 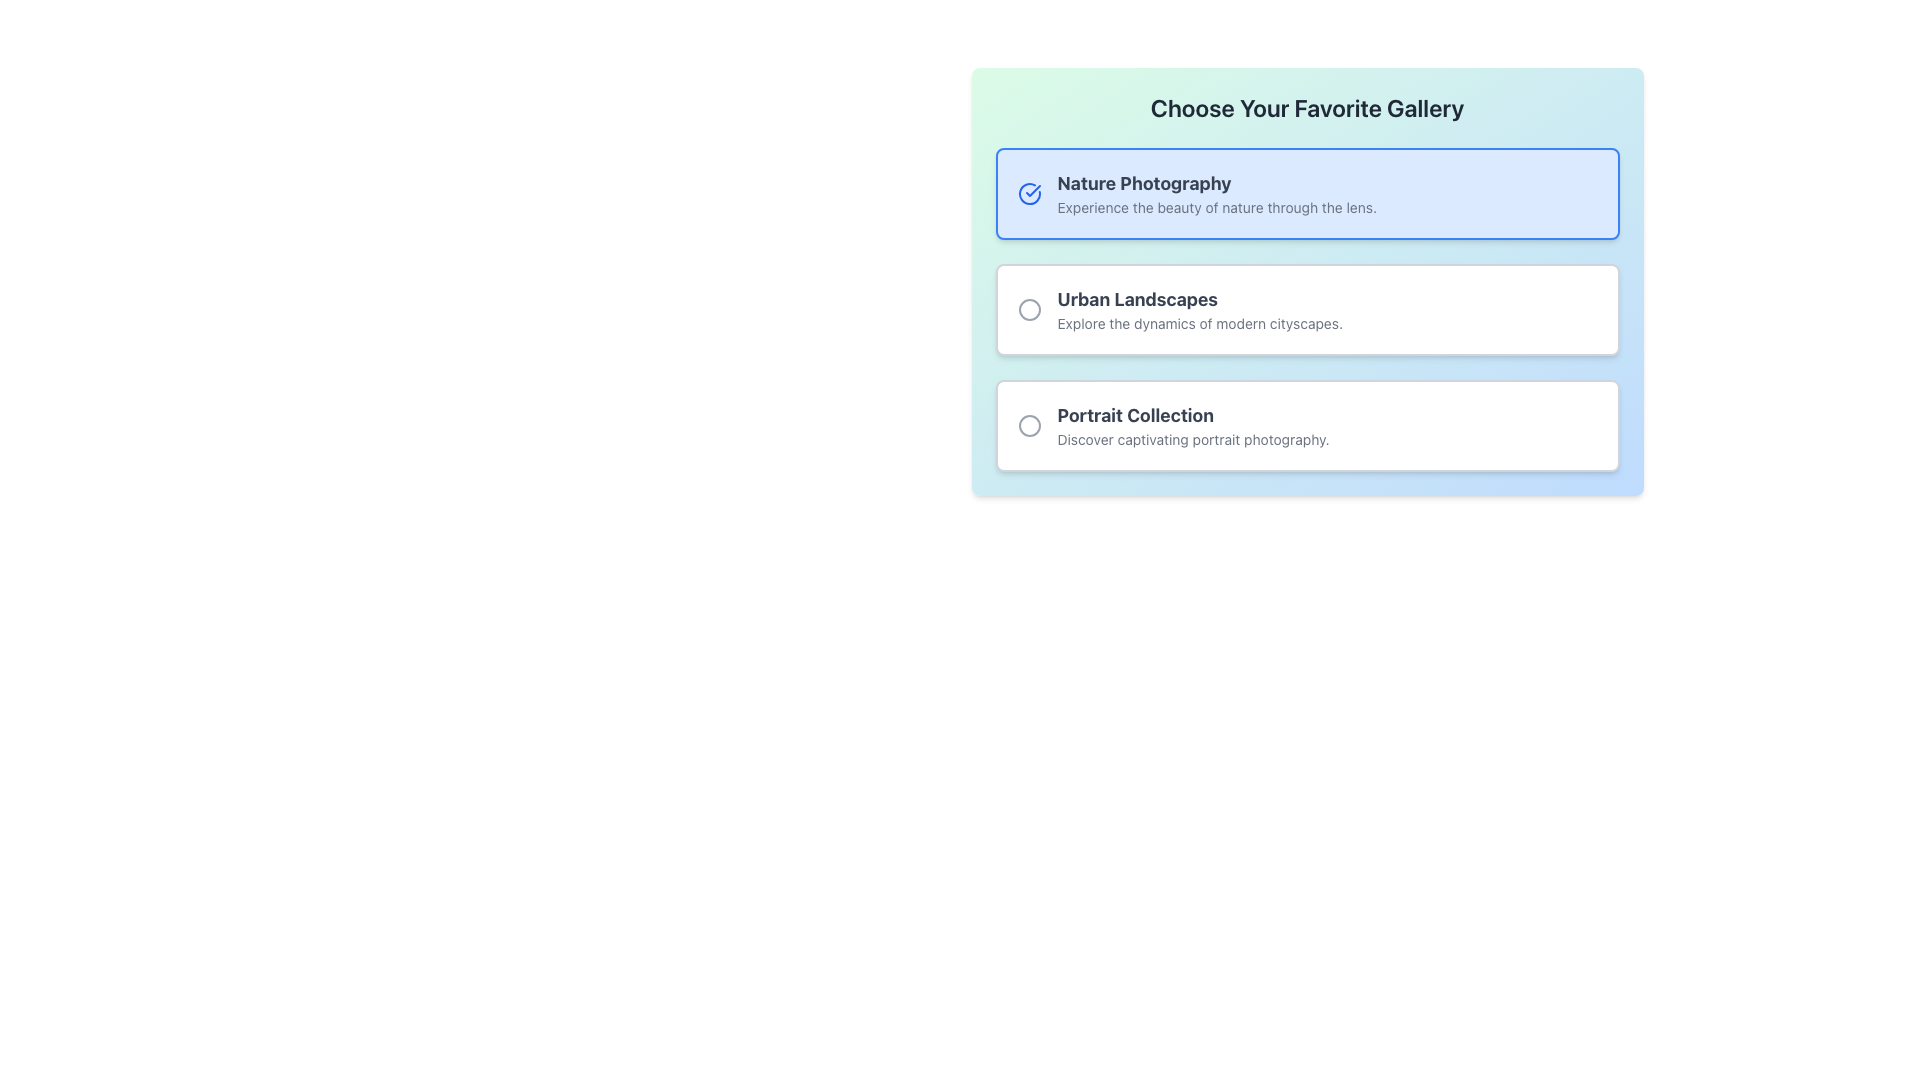 What do you see at coordinates (1029, 193) in the screenshot?
I see `the small curved blue arc in the top-left of the circular icon next to the 'Nature Photography' text` at bounding box center [1029, 193].